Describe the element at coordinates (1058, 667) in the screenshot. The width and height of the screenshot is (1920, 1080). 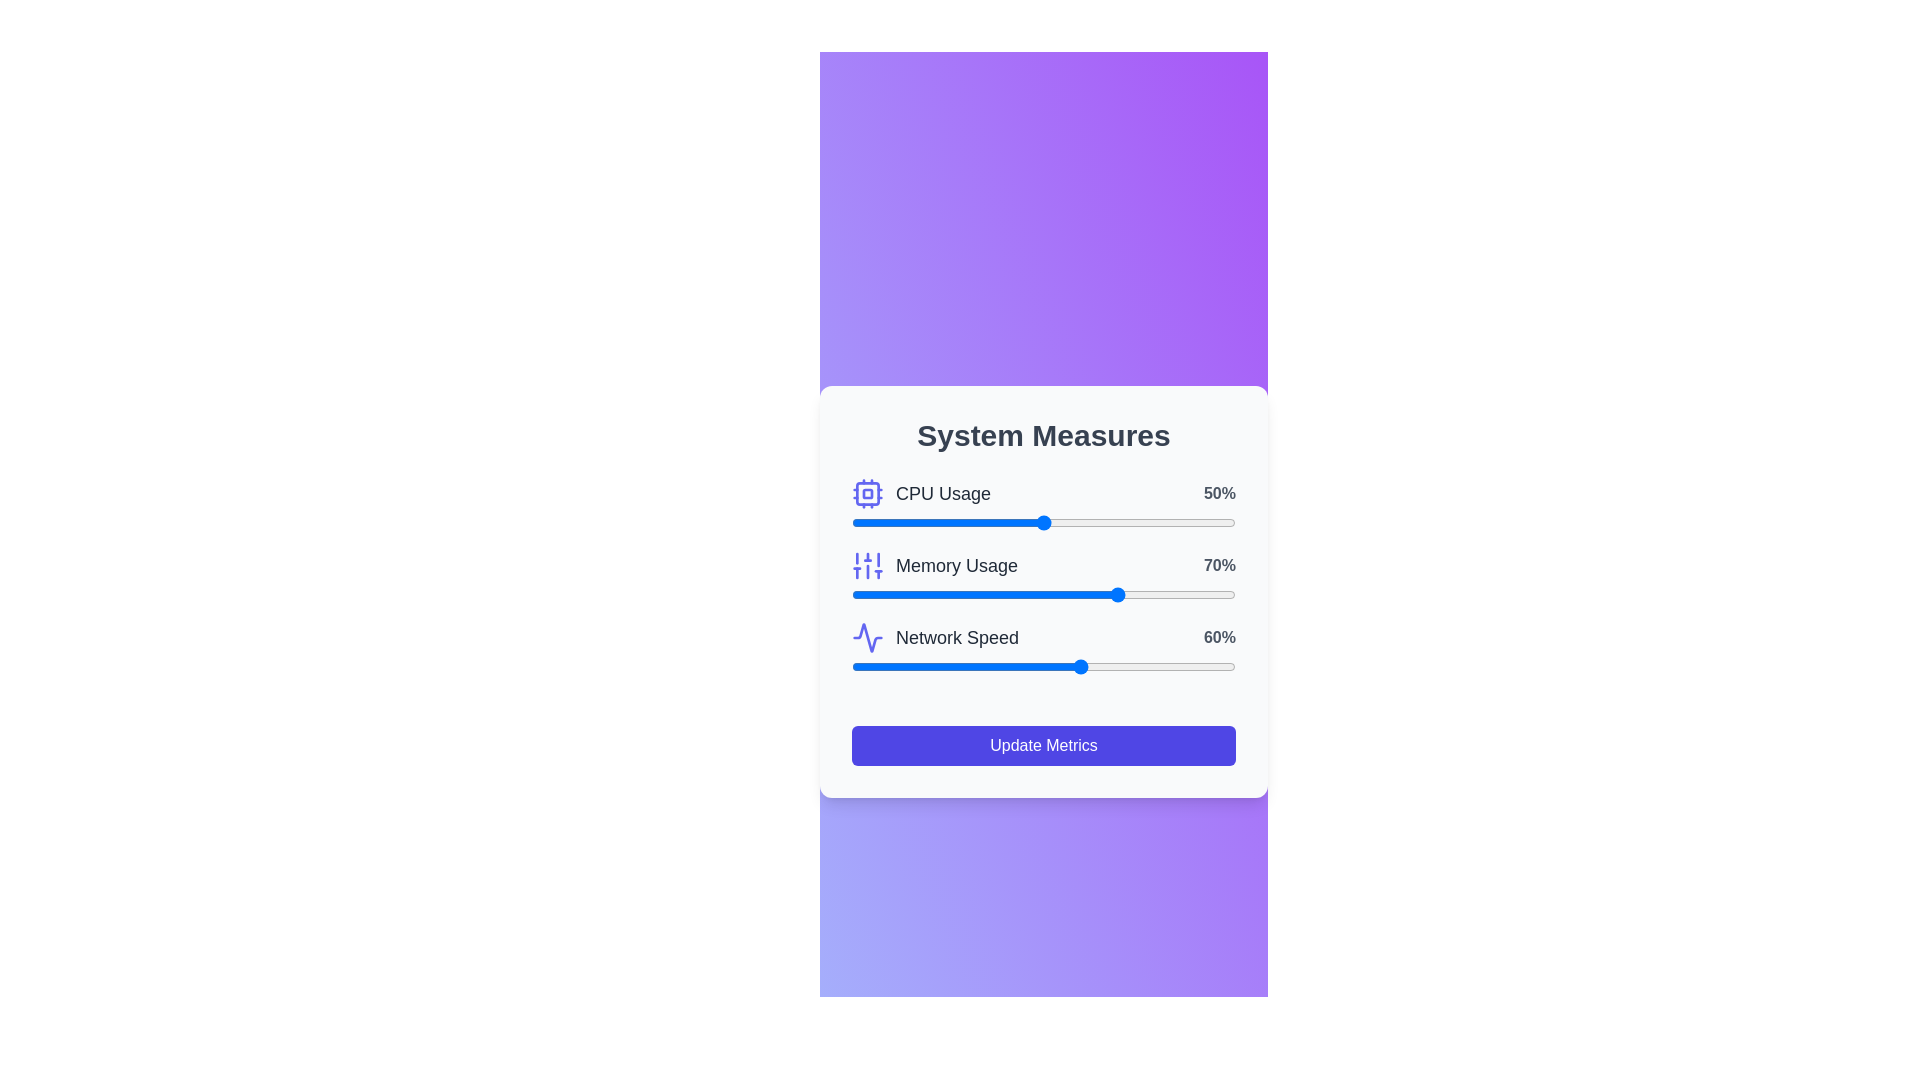
I see `the Network Speed slider to 54%` at that location.